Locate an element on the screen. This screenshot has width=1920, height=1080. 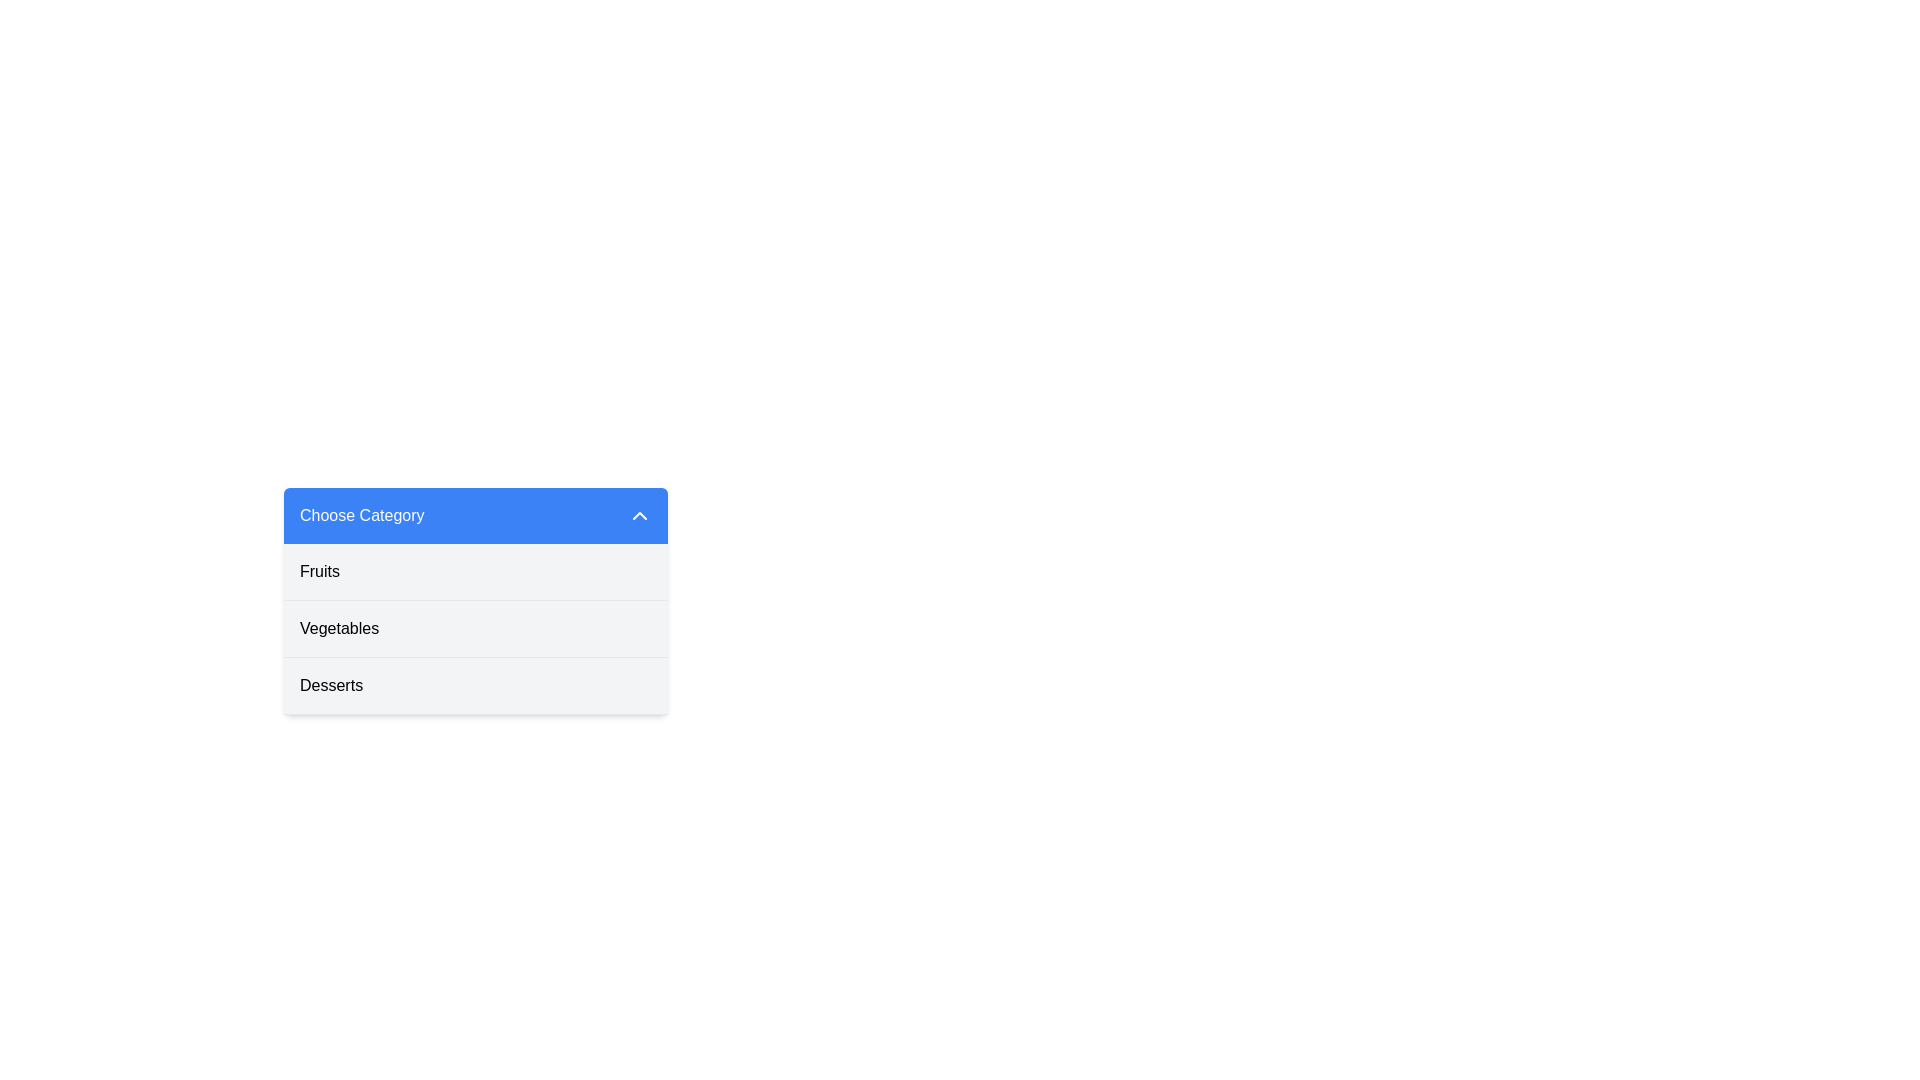
the 'Desserts' option in the dropdown menu titled 'Choose Category', which is the third item in the list is located at coordinates (474, 685).